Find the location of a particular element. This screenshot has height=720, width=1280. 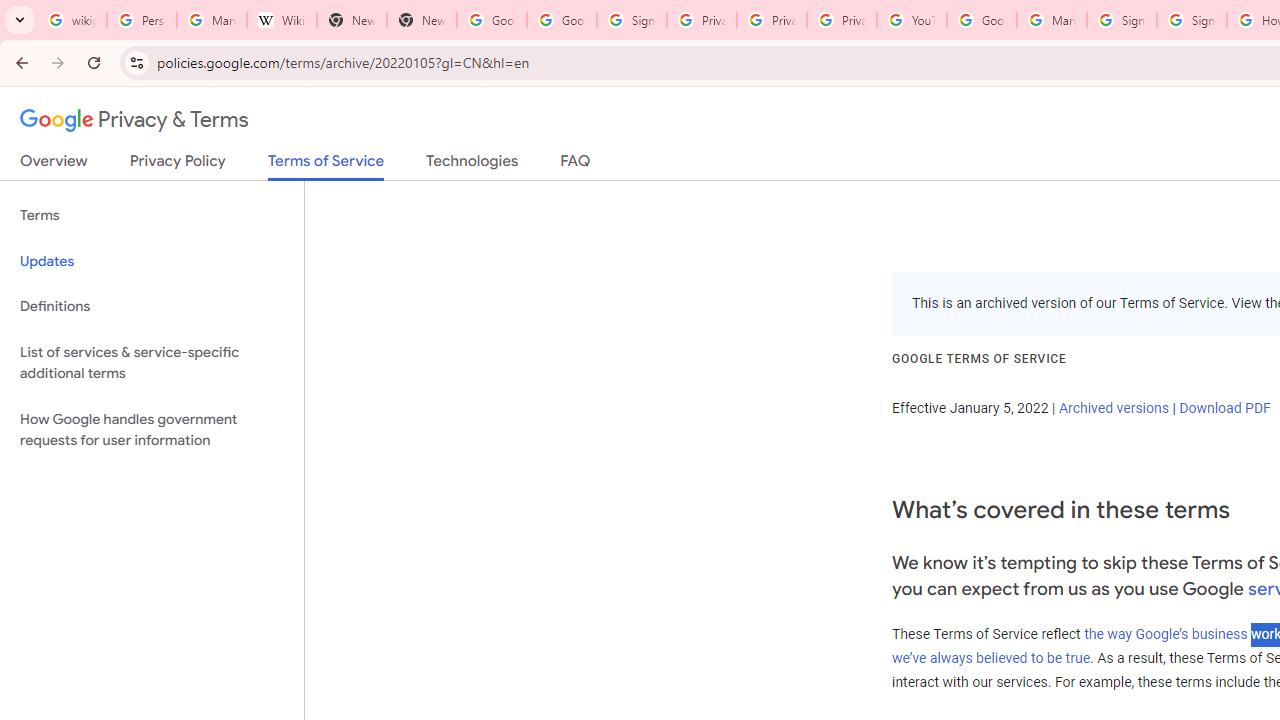

'List of services & service-specific additional terms' is located at coordinates (151, 362).